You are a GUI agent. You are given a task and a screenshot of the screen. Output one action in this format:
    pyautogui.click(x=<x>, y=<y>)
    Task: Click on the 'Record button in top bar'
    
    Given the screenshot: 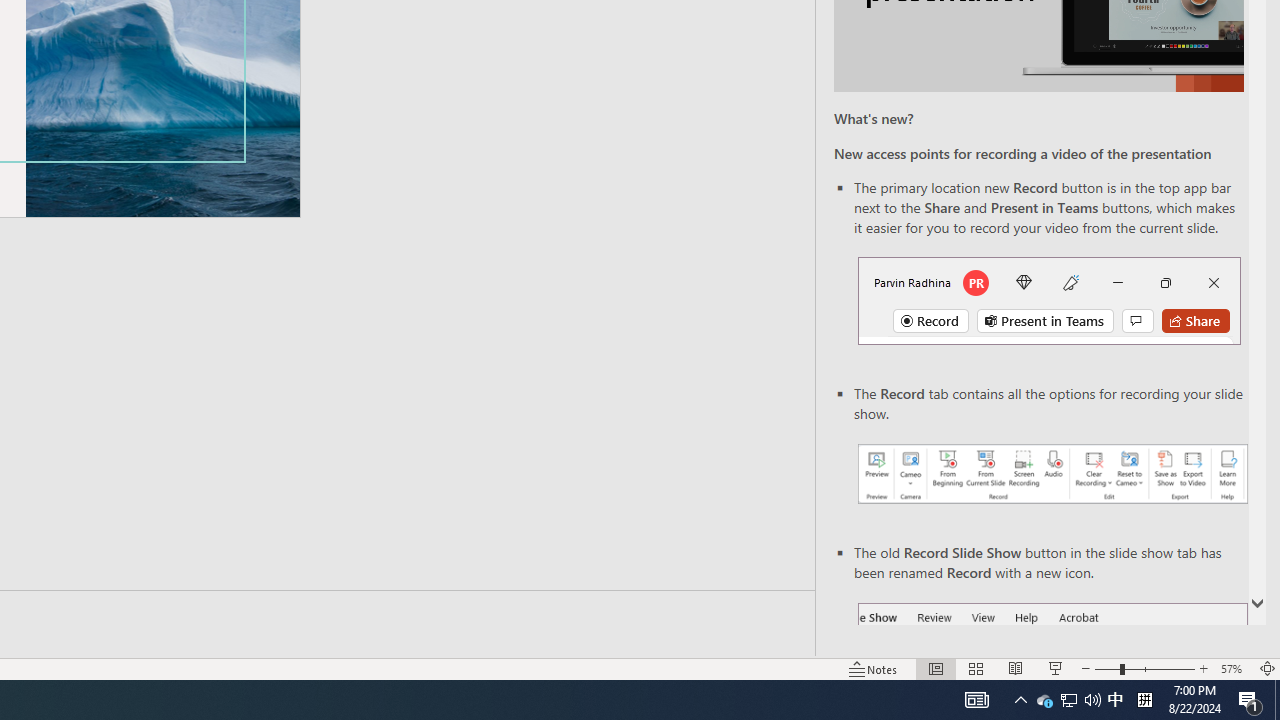 What is the action you would take?
    pyautogui.click(x=1048, y=300)
    